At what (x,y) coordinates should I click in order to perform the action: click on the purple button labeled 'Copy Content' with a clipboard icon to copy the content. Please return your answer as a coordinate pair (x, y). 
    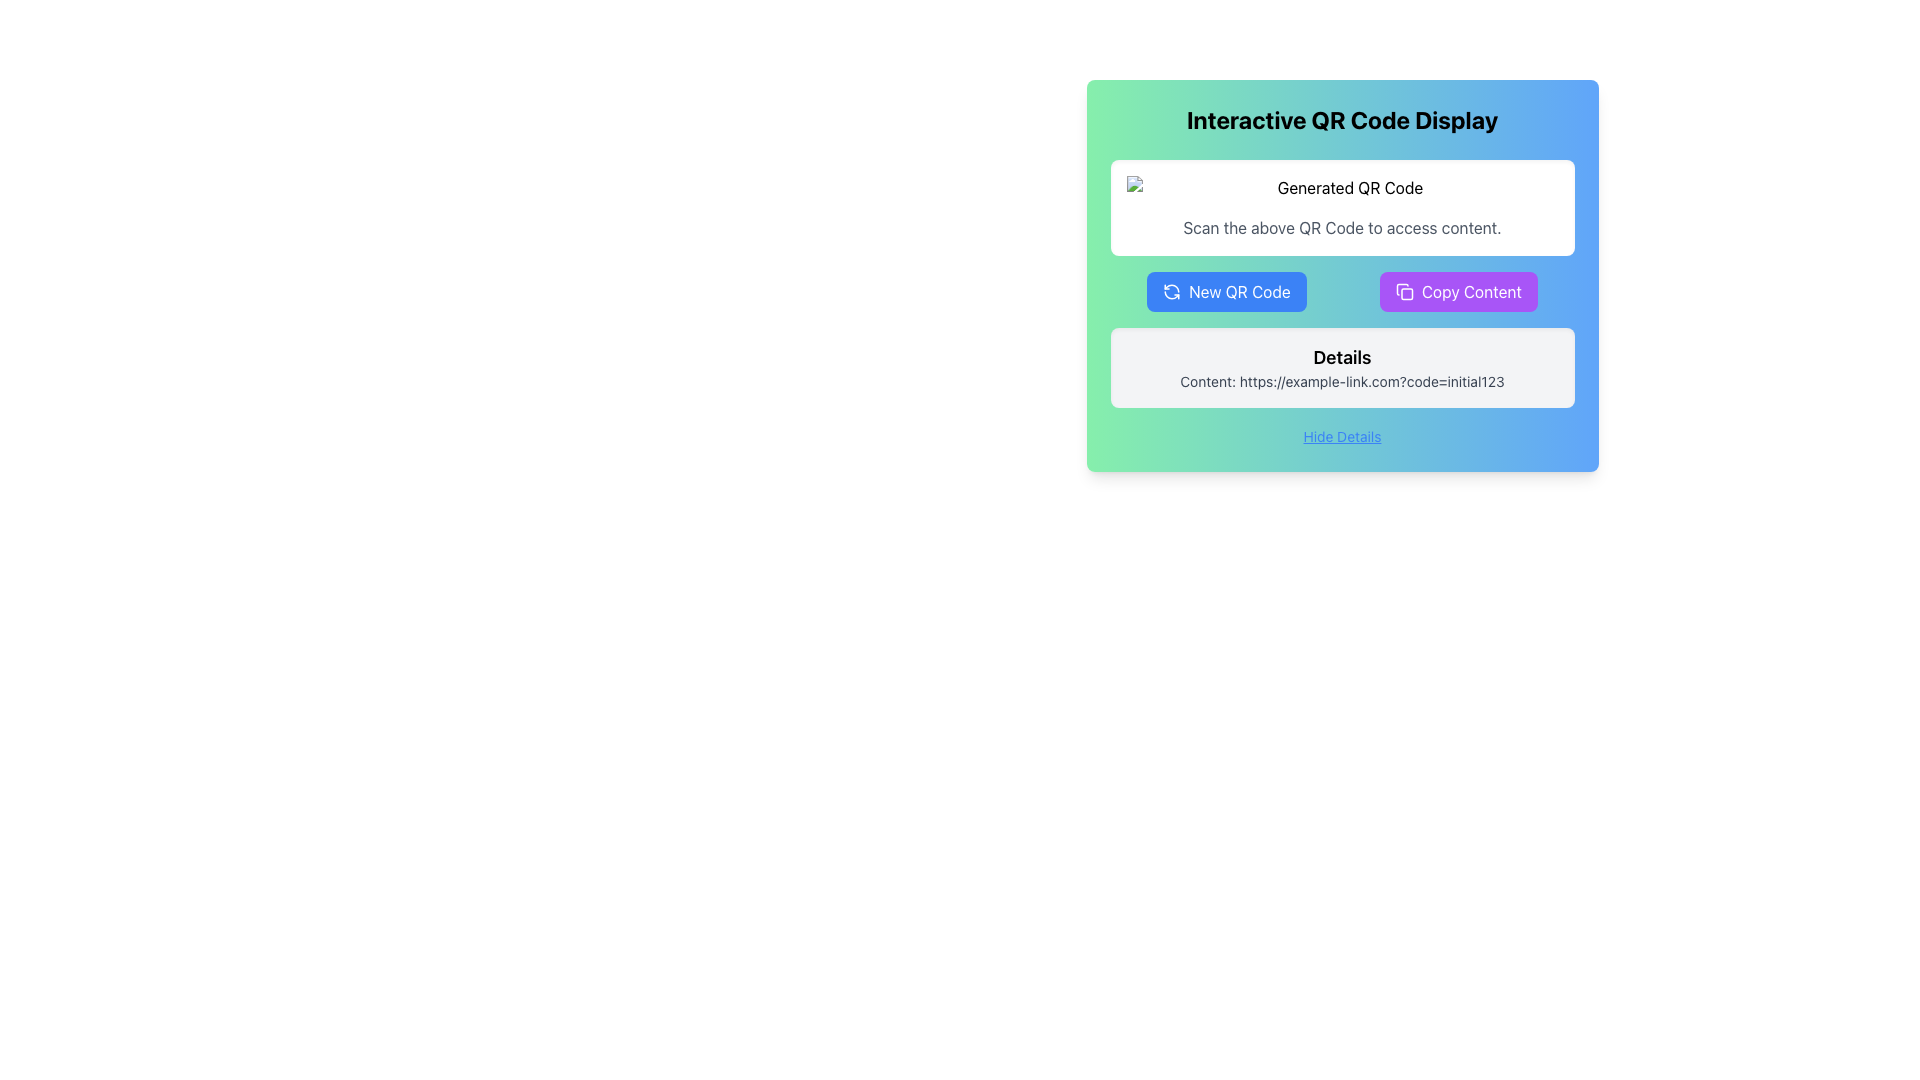
    Looking at the image, I should click on (1458, 292).